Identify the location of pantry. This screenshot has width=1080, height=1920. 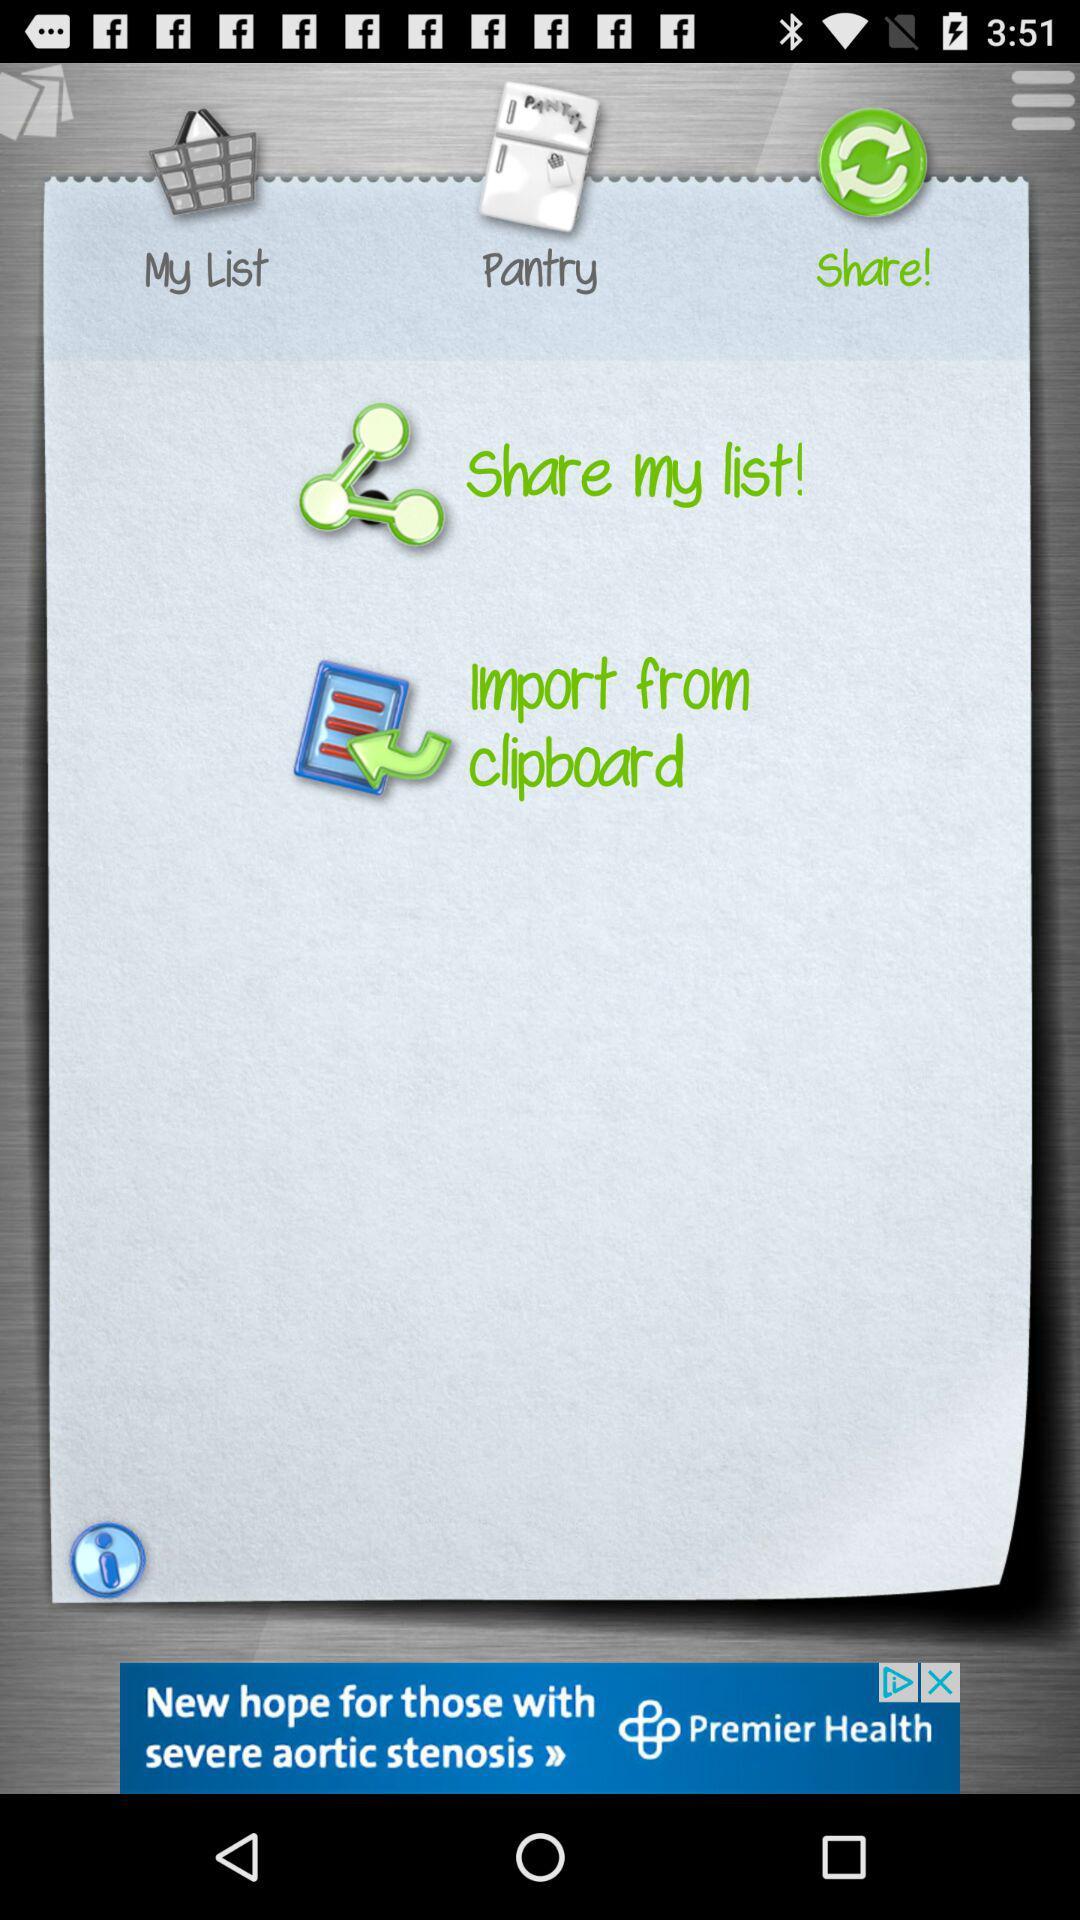
(538, 165).